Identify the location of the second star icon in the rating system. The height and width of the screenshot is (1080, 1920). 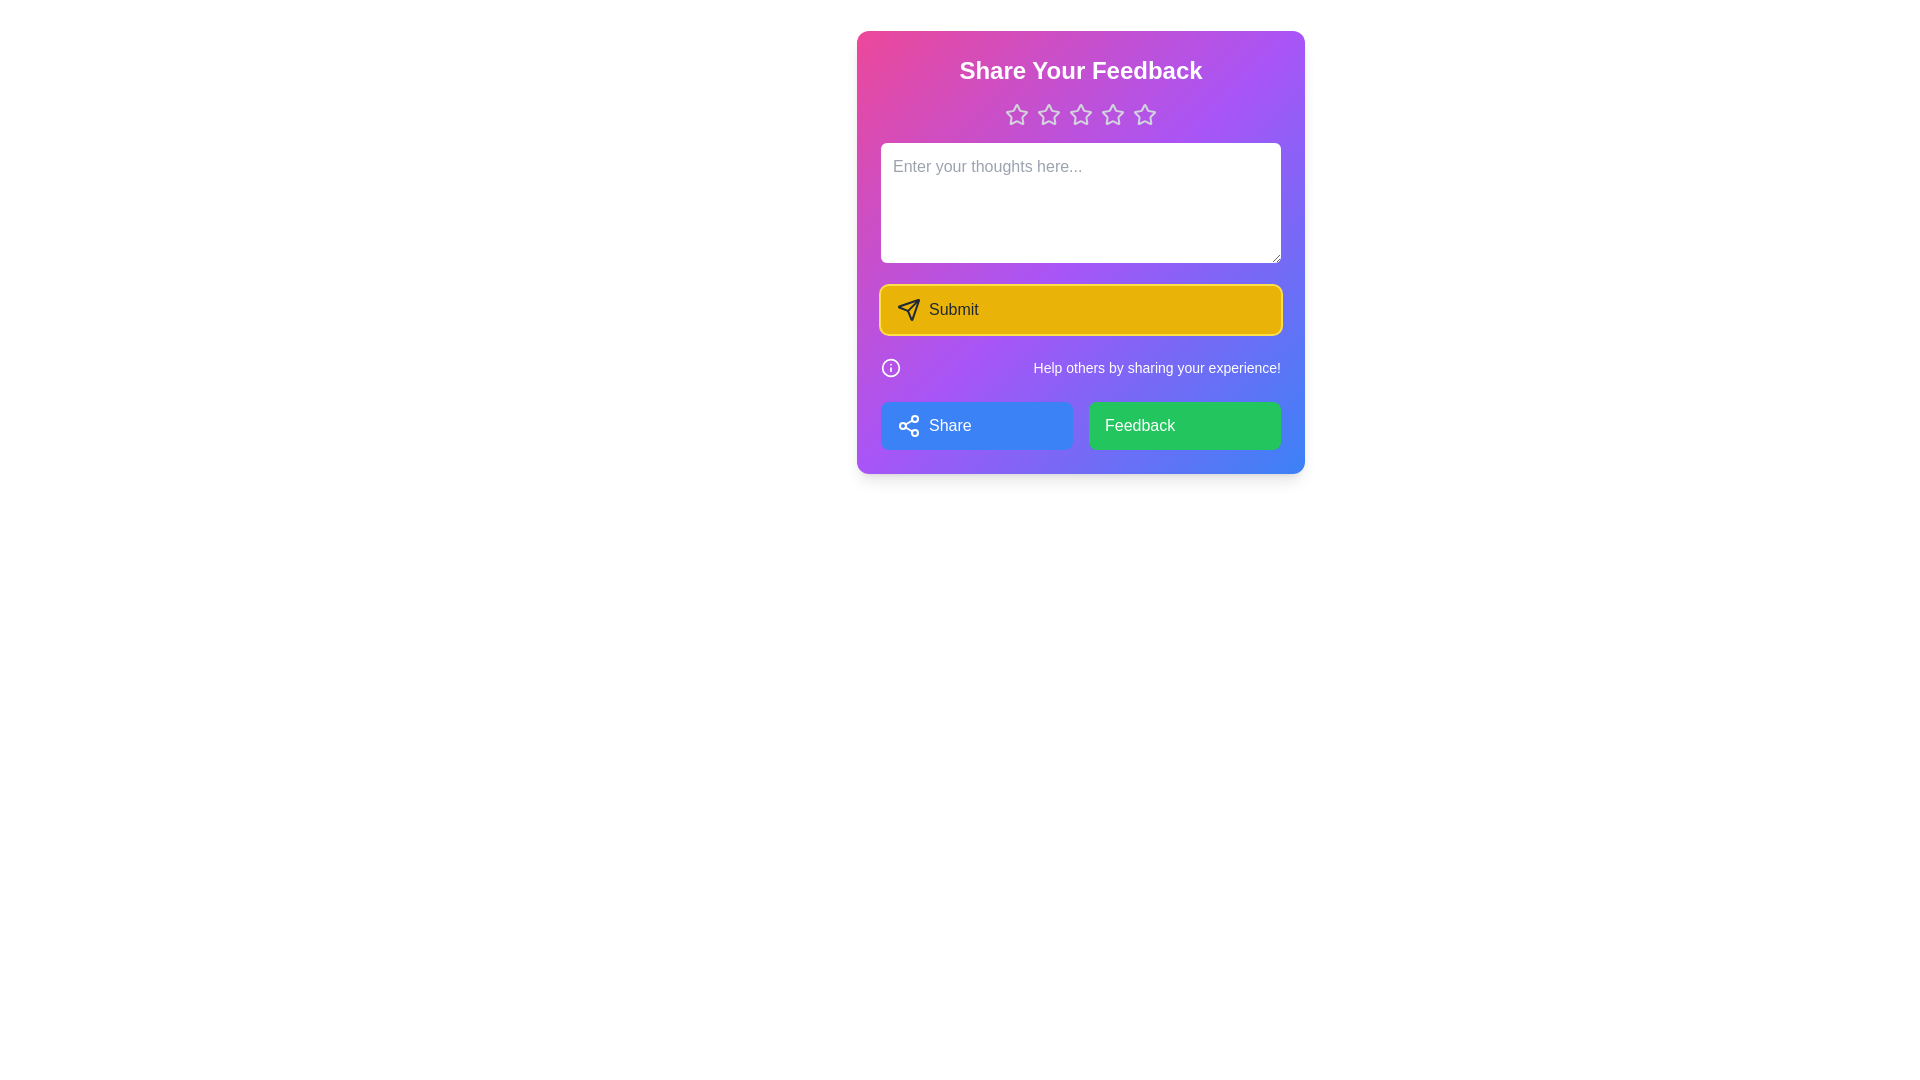
(1048, 114).